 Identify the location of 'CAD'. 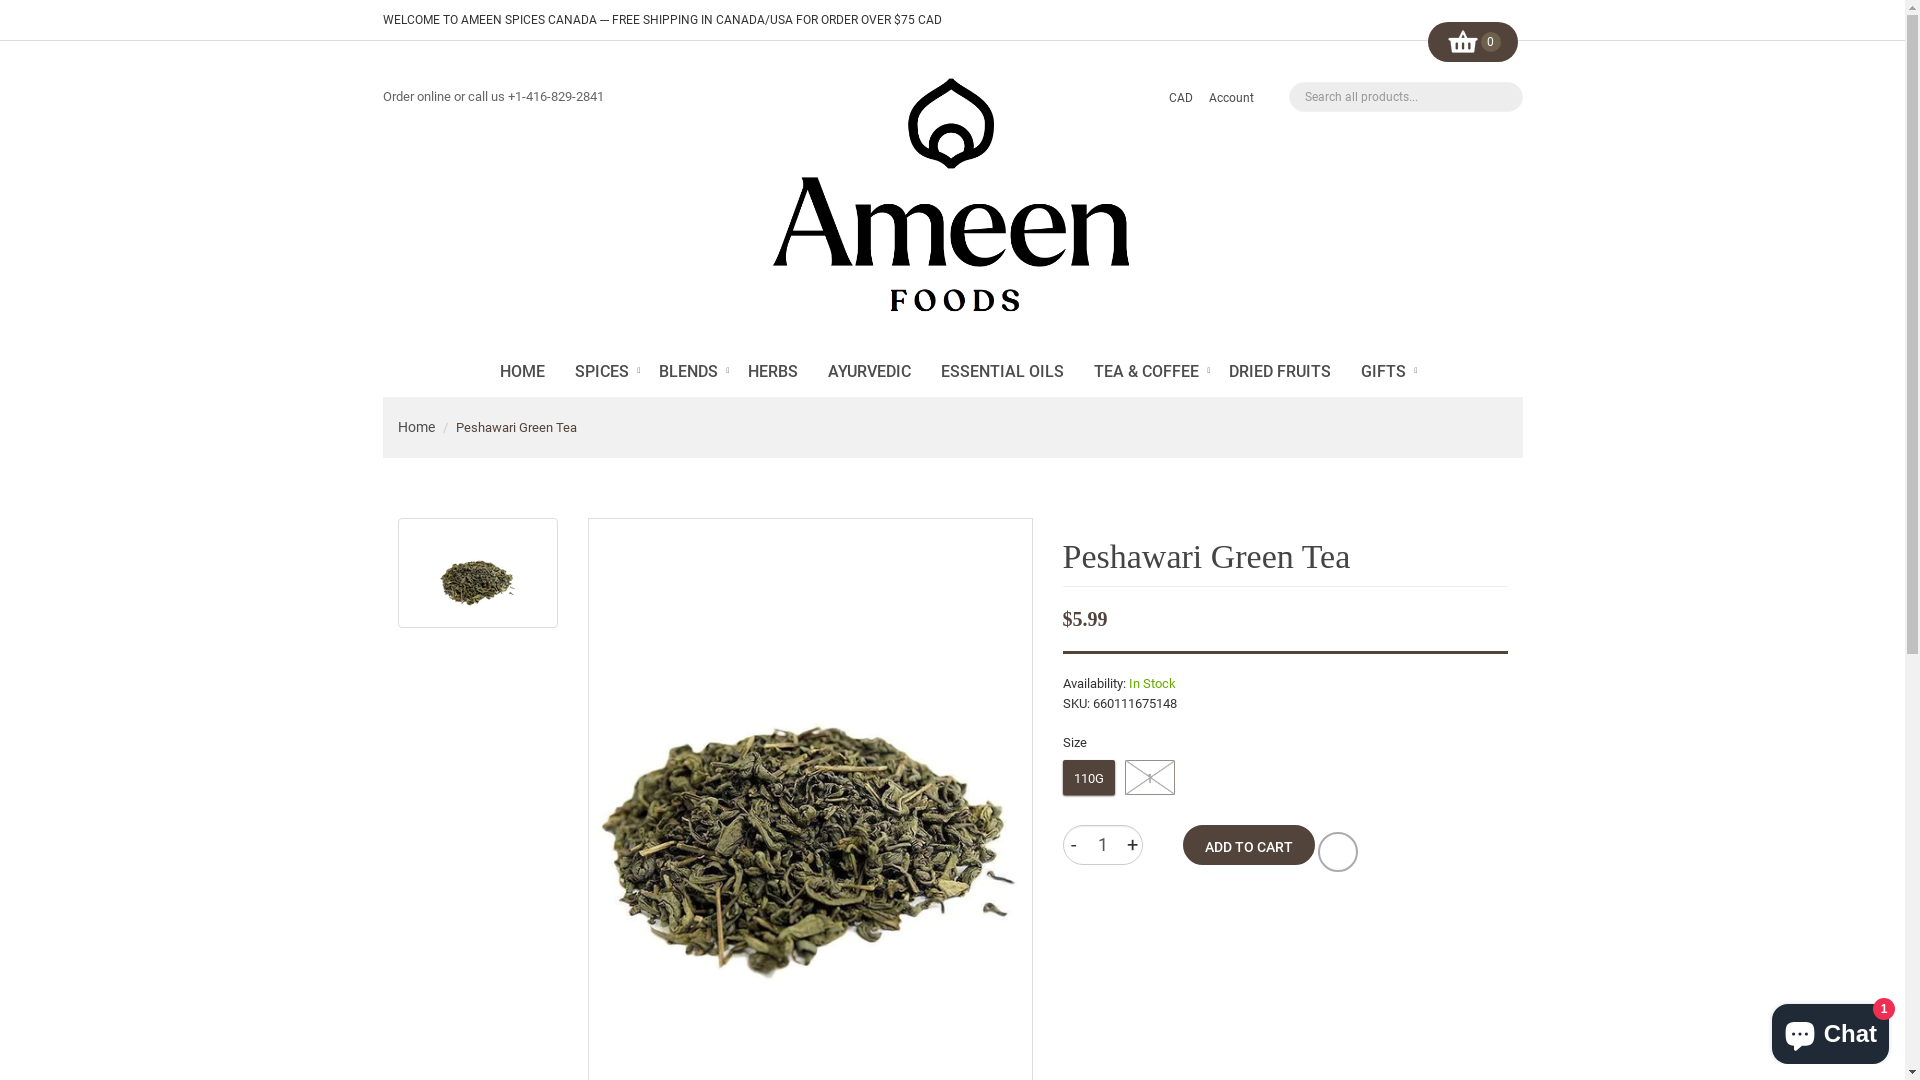
(1167, 98).